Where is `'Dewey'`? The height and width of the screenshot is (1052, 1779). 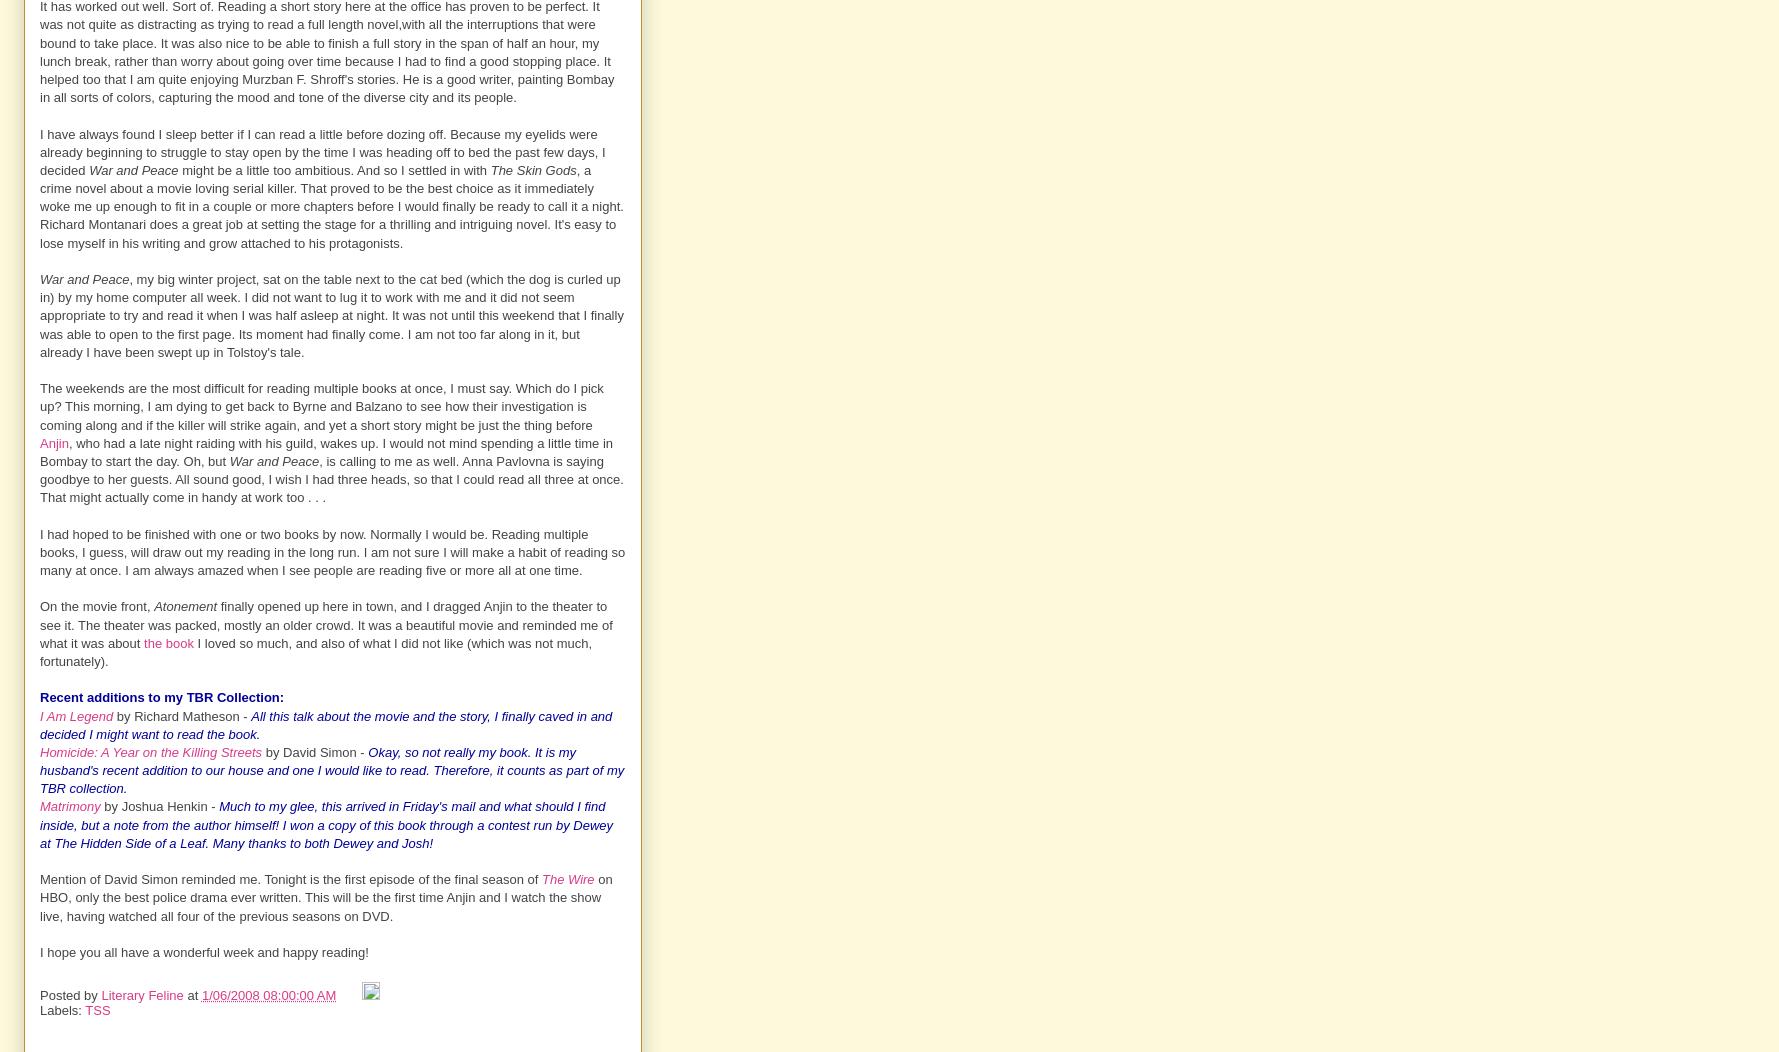
'Dewey' is located at coordinates (592, 824).